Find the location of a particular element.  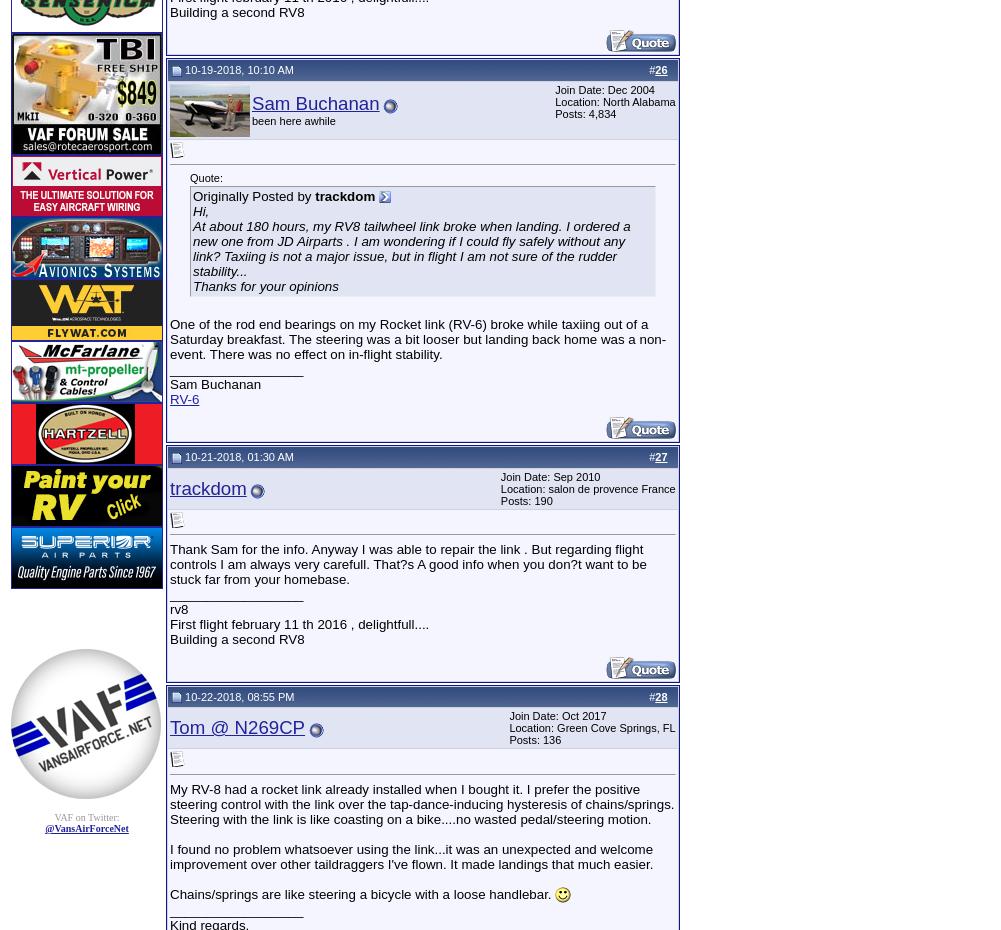

'Hi,' is located at coordinates (192, 209).